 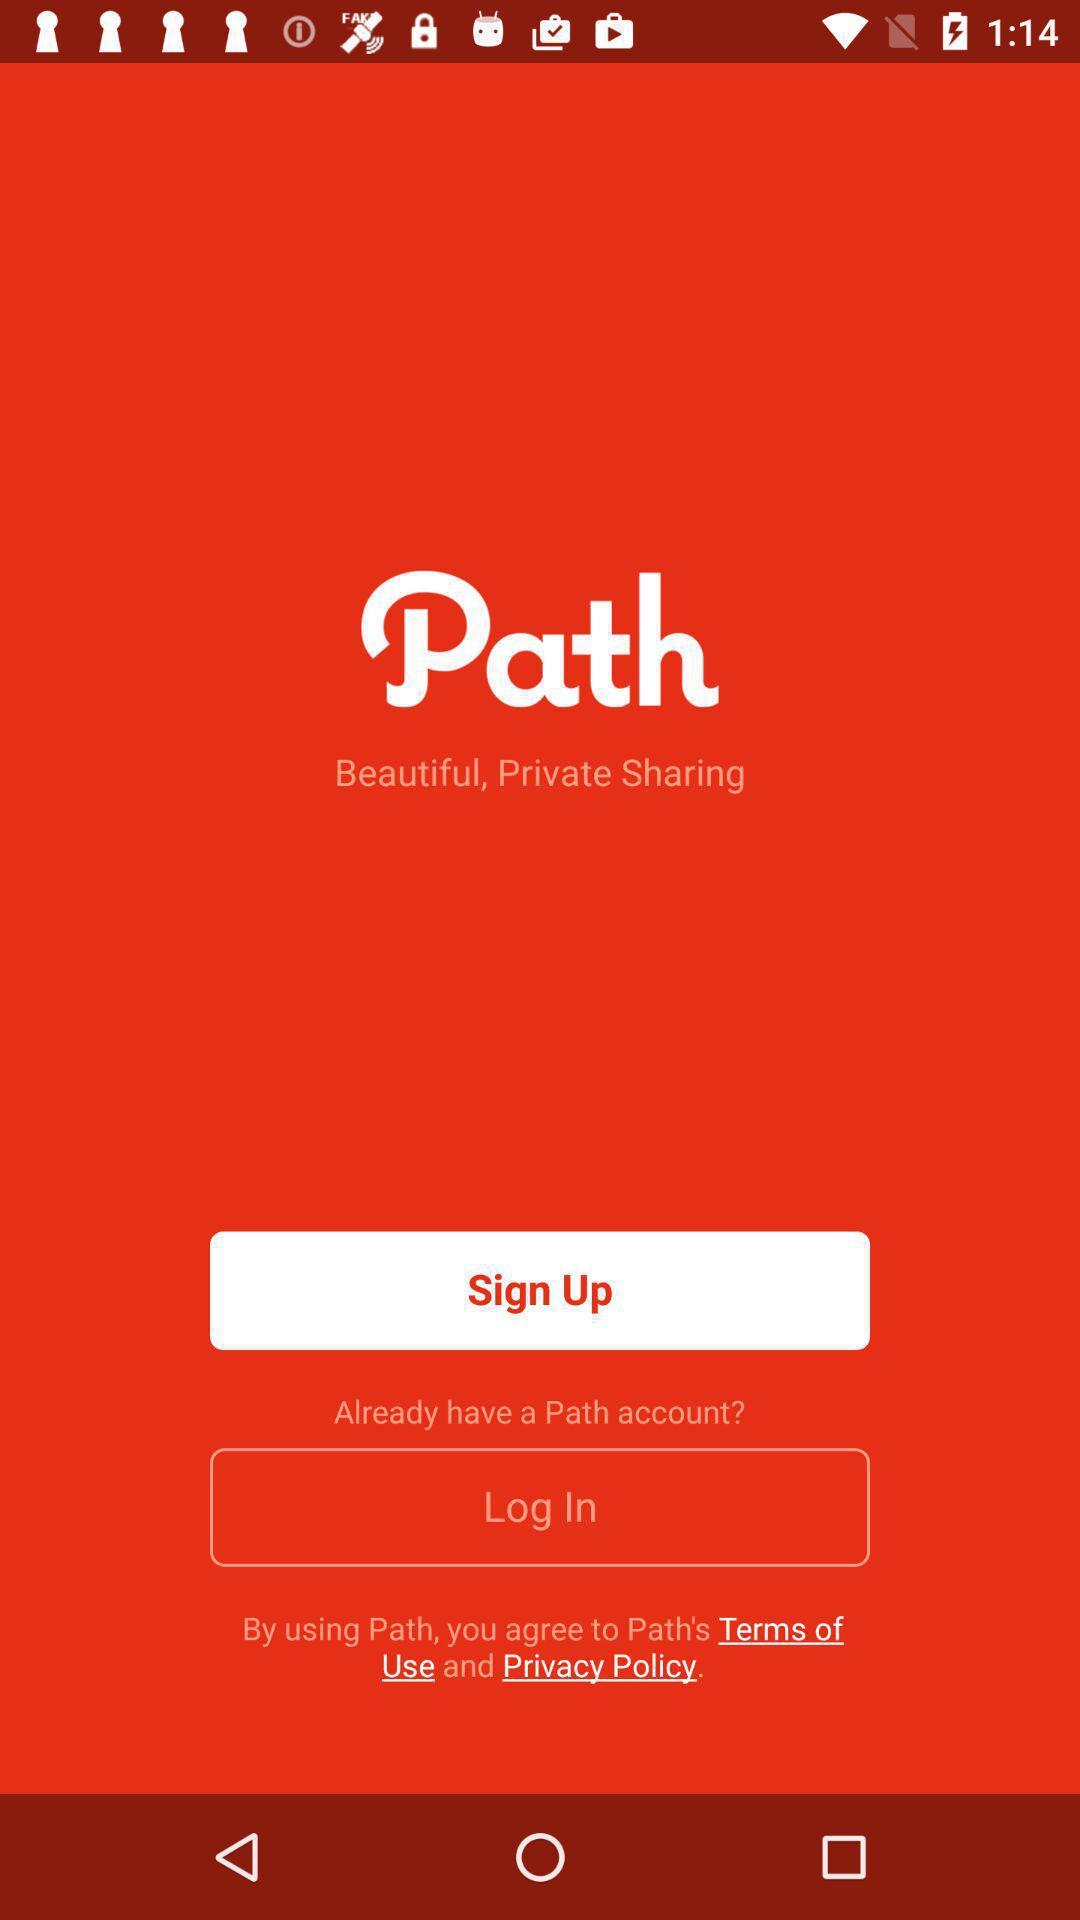 I want to click on app above the by using path, so click(x=540, y=1507).